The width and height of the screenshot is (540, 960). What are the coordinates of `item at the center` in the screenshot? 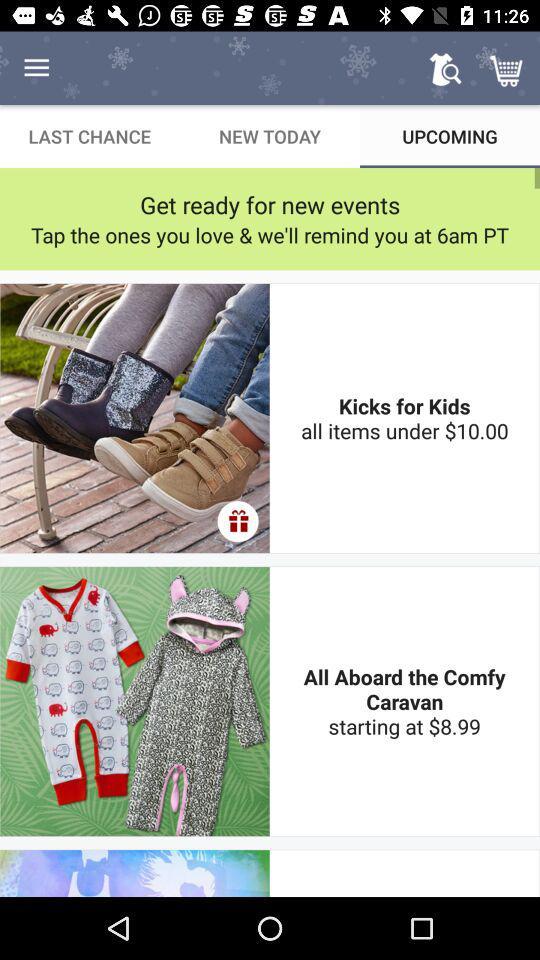 It's located at (238, 520).